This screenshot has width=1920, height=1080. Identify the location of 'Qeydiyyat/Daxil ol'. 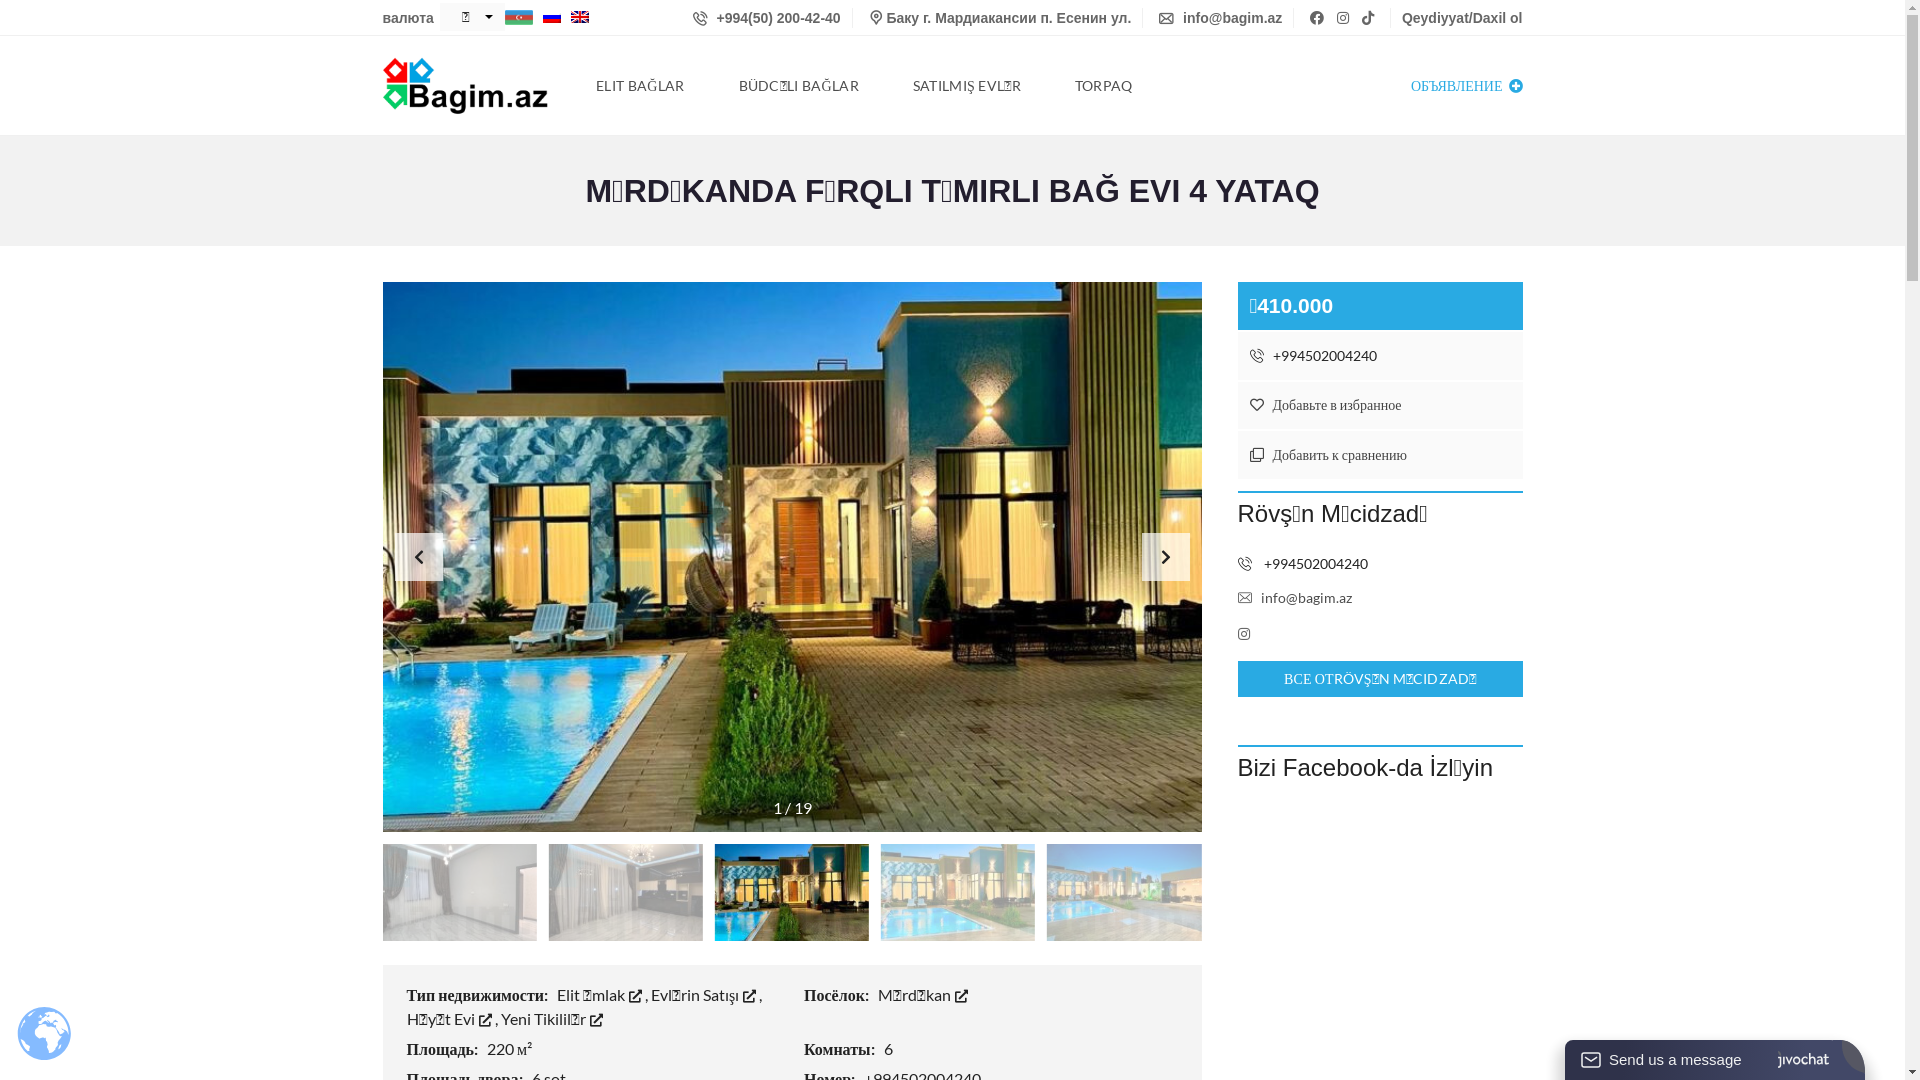
(1400, 18).